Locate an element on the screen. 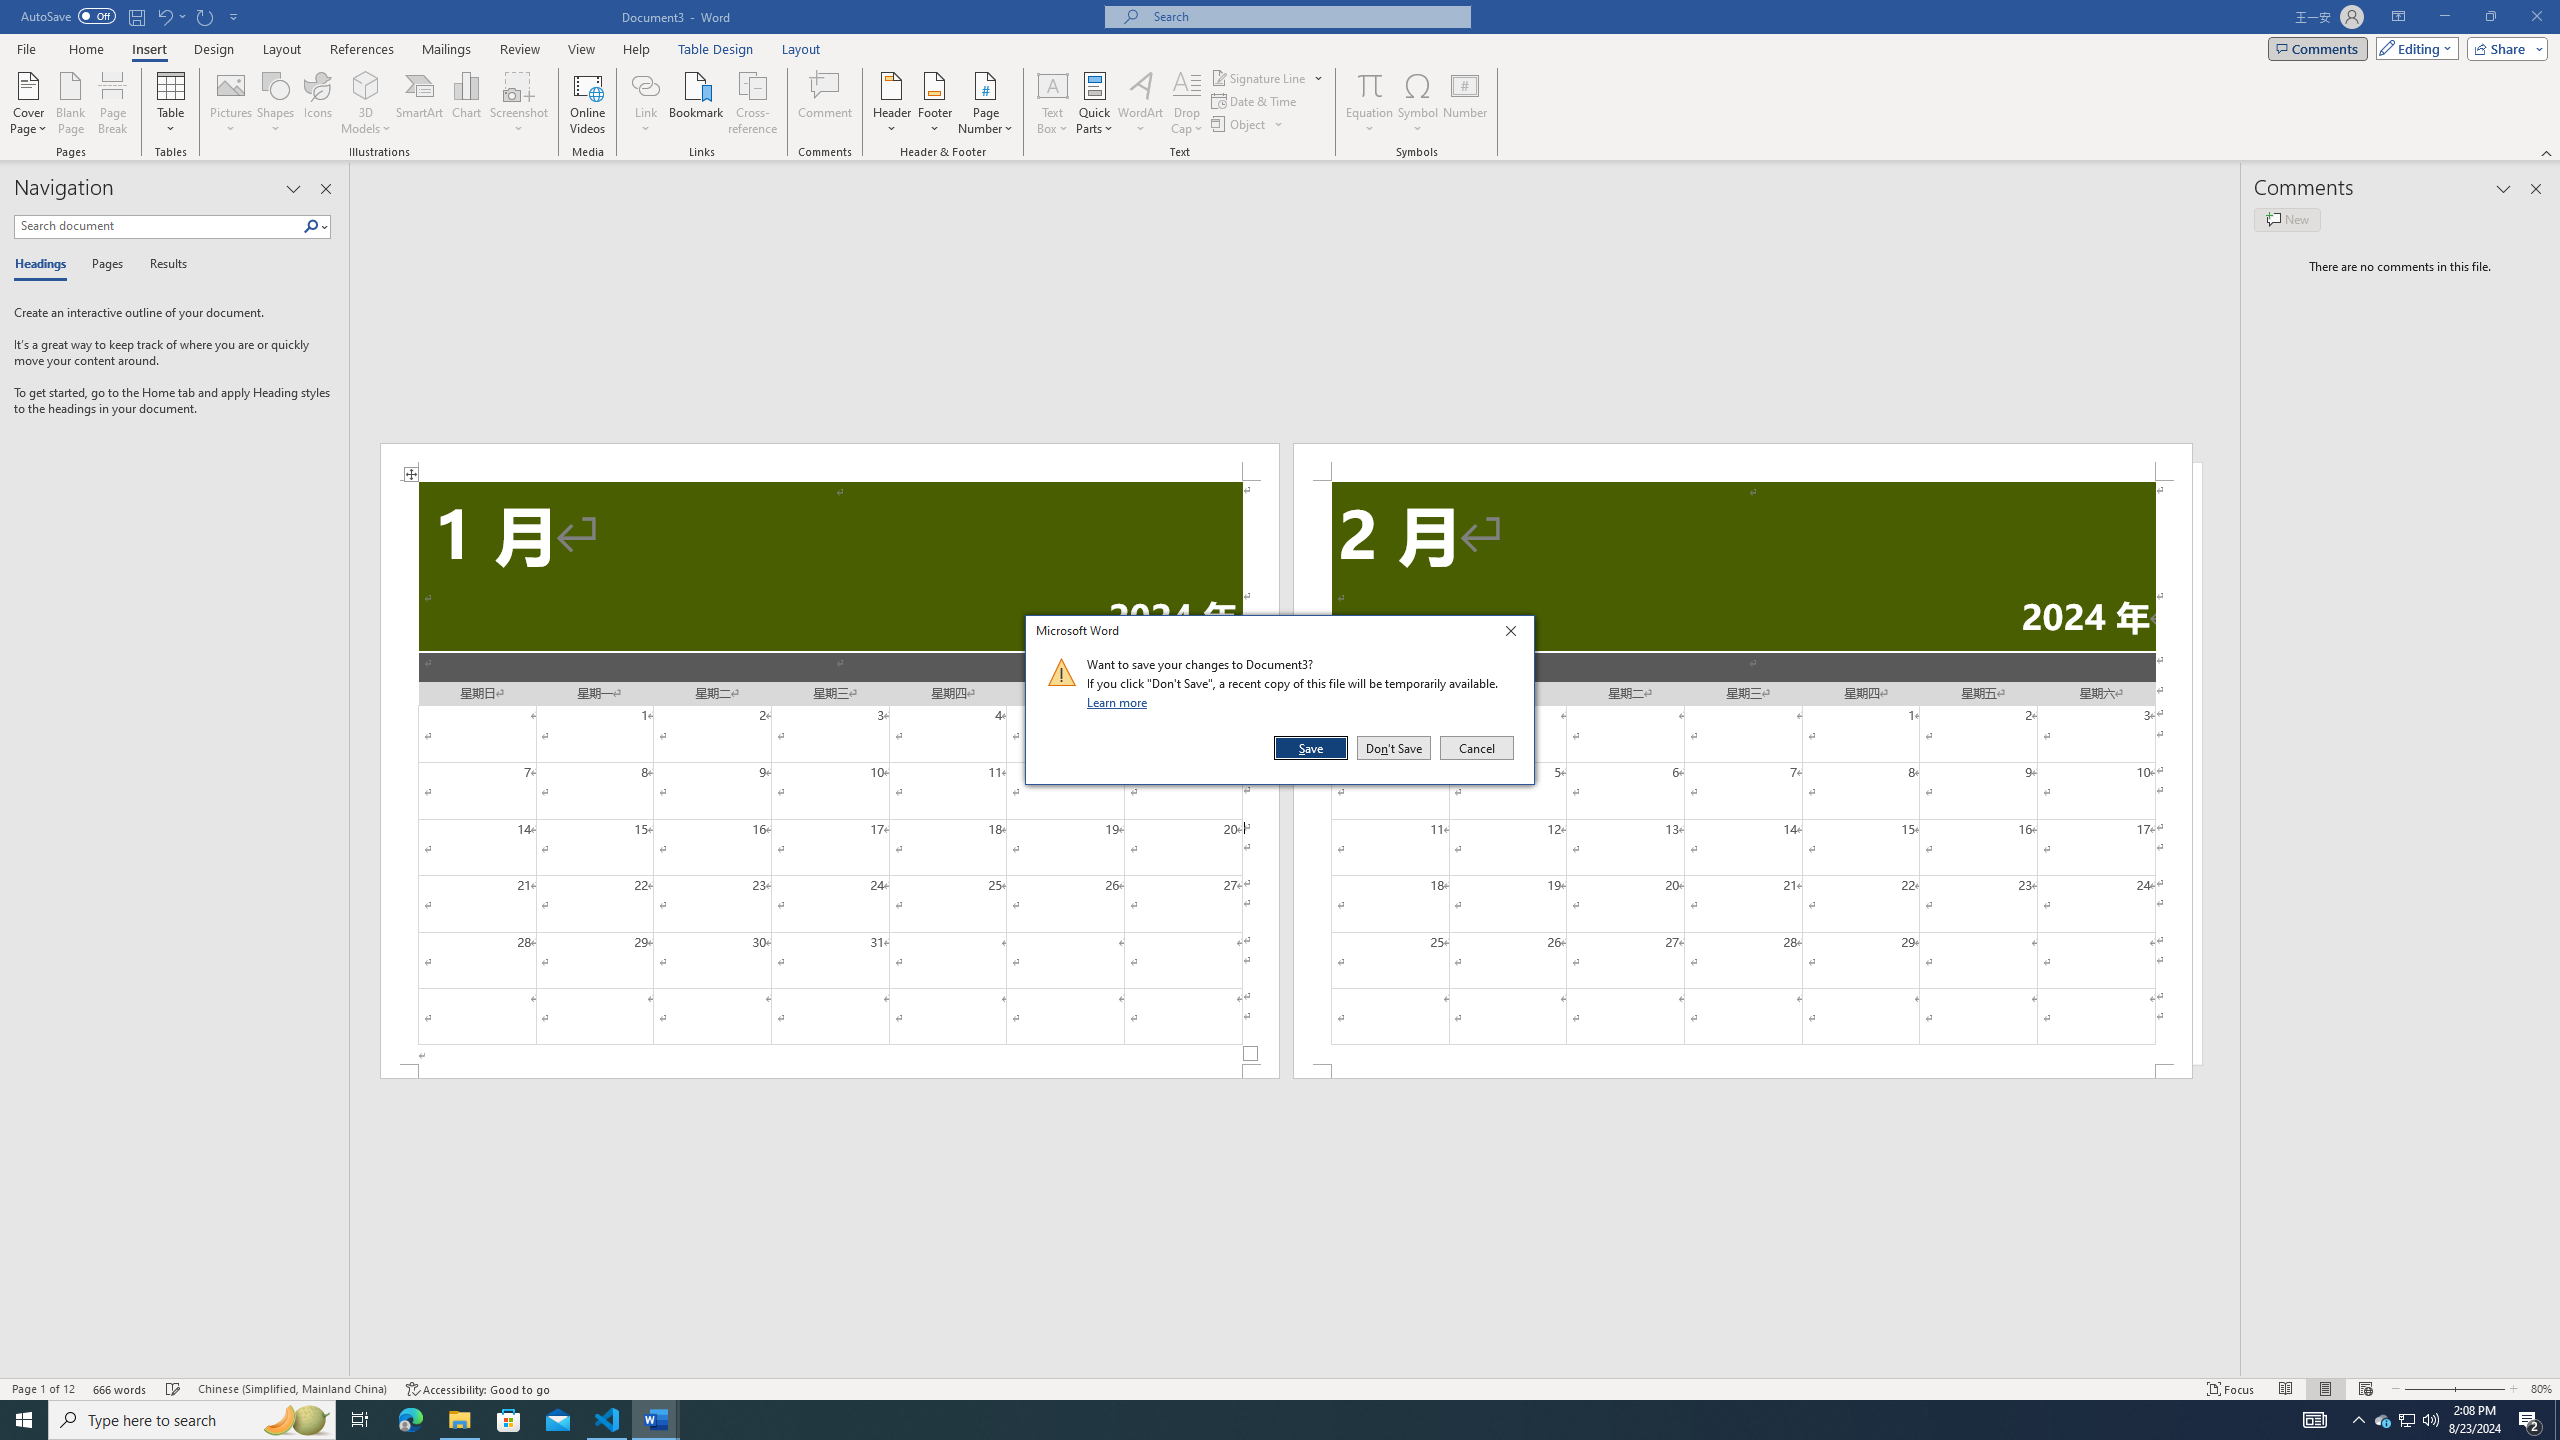 The image size is (2560, 1440). 'Design' is located at coordinates (215, 49).